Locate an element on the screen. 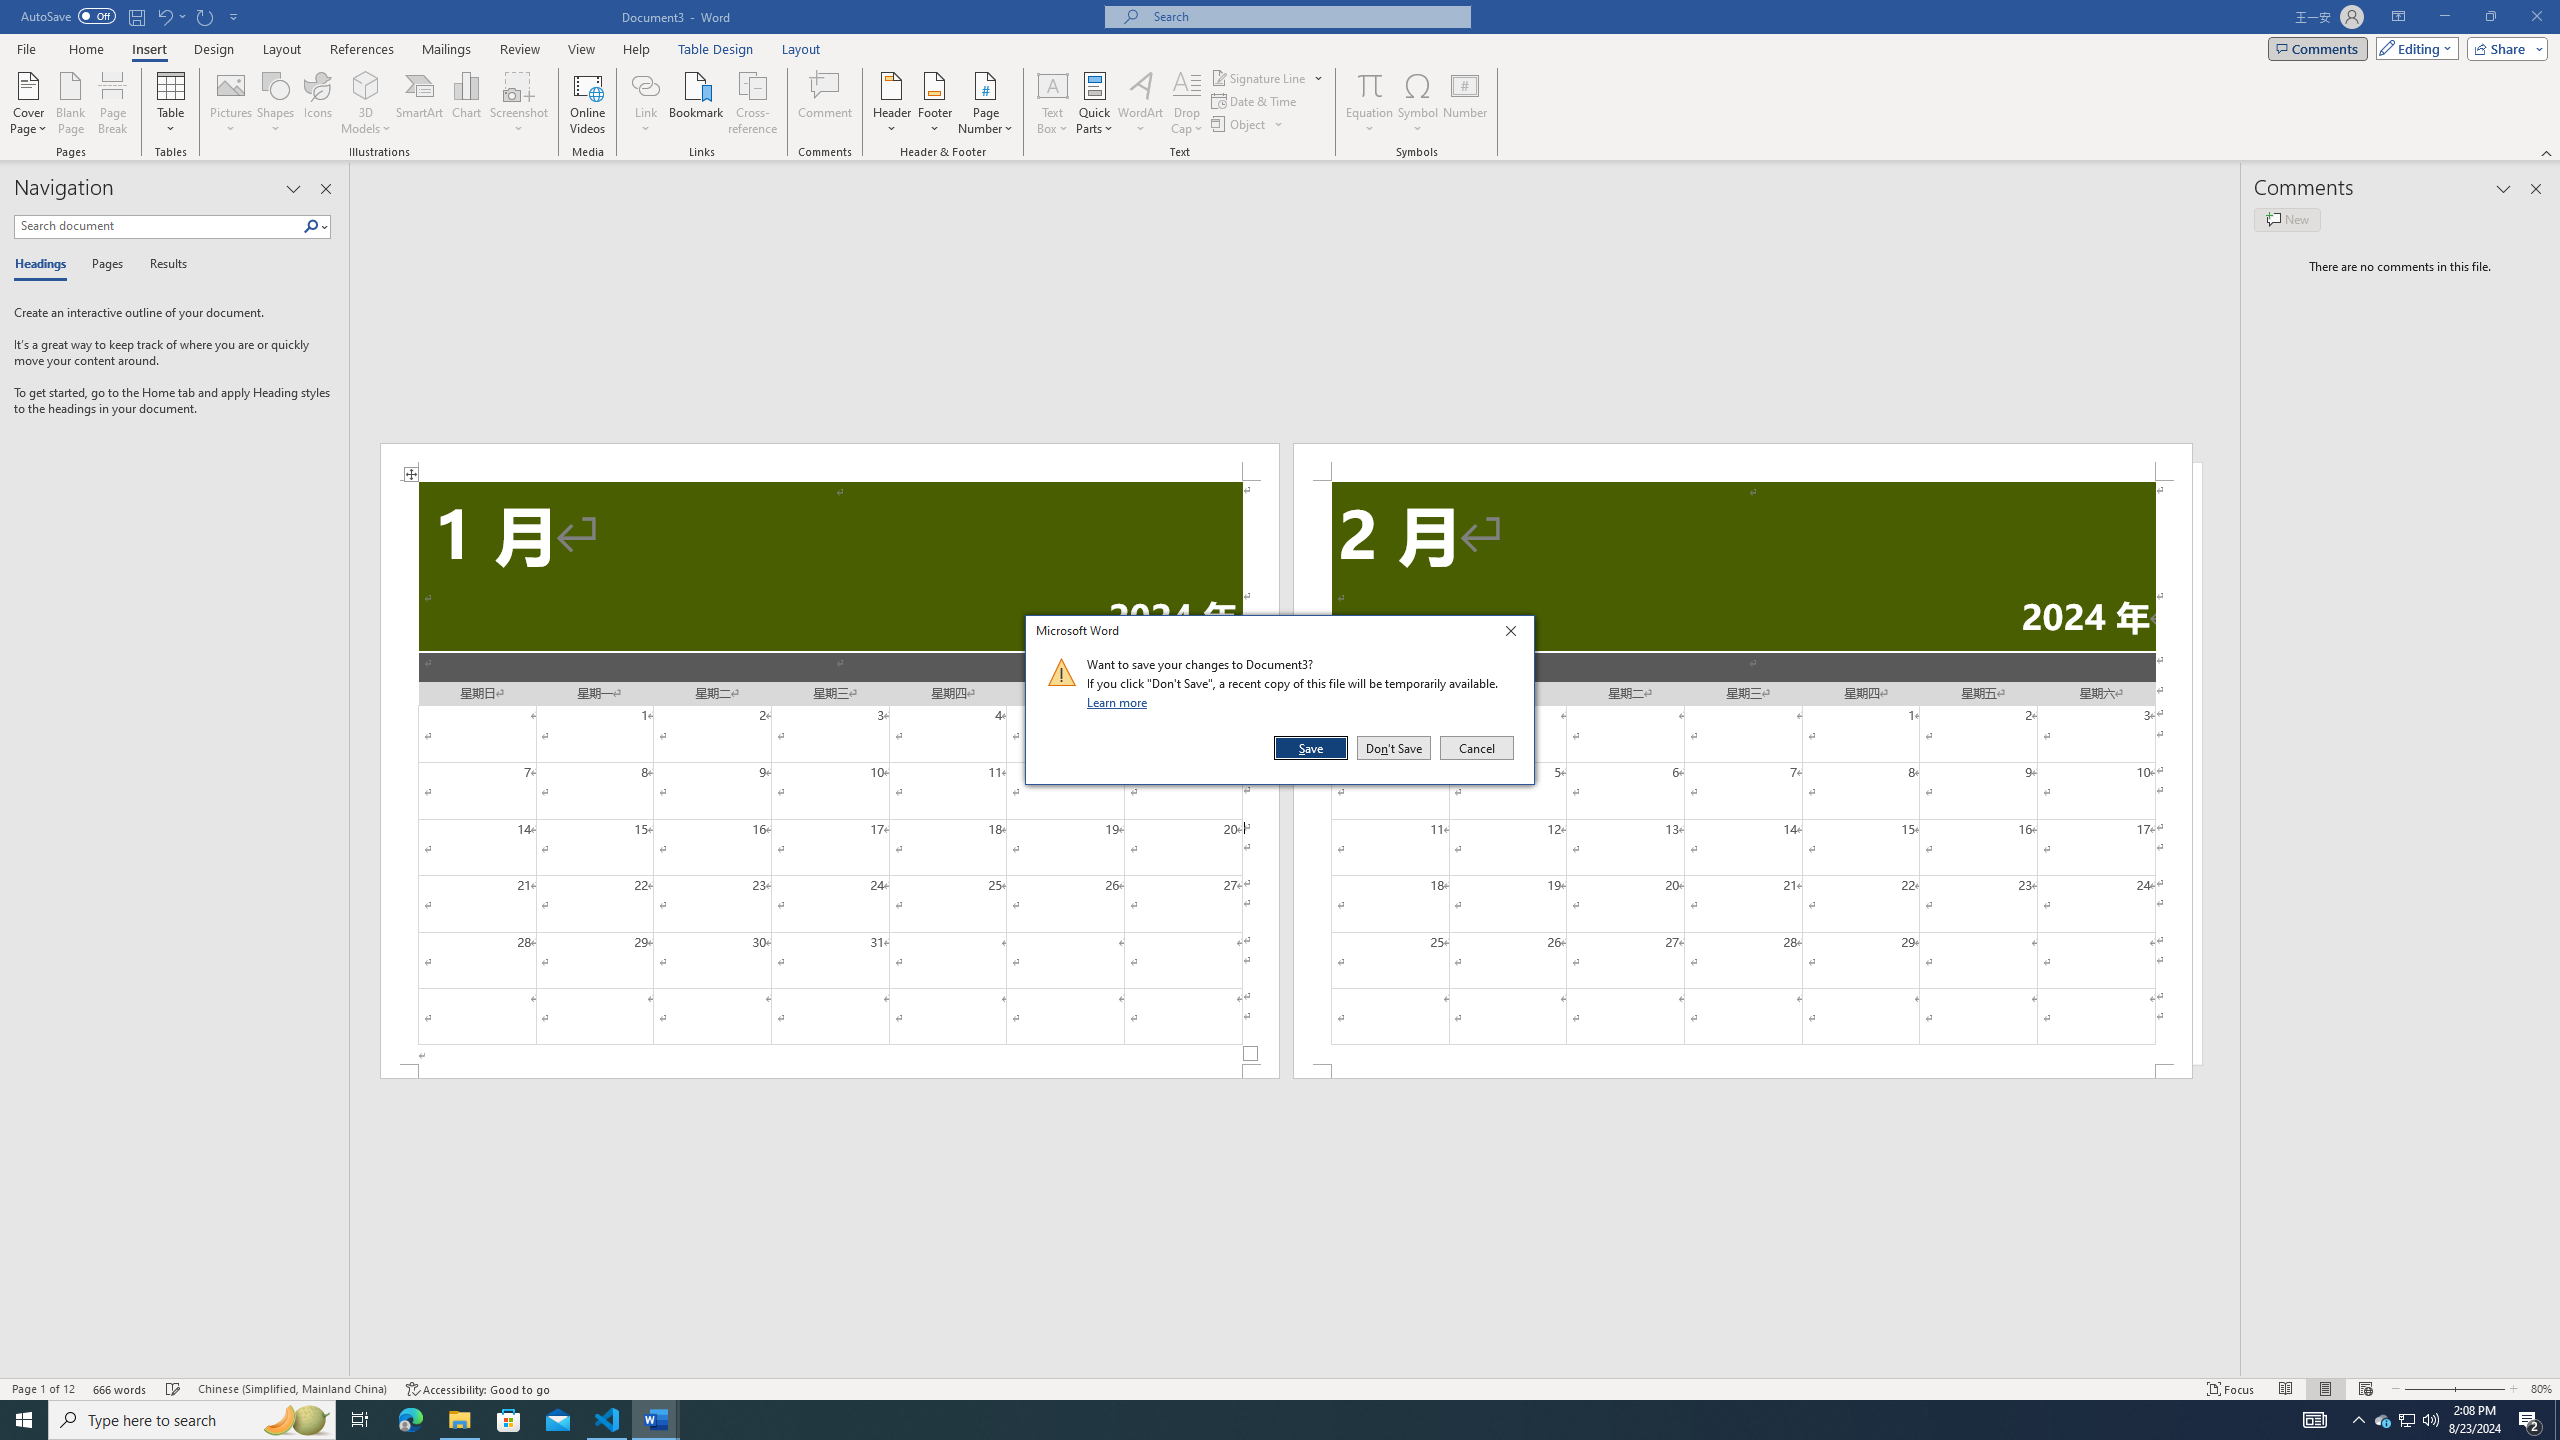 The image size is (2560, 1440). 'Design' is located at coordinates (215, 49).